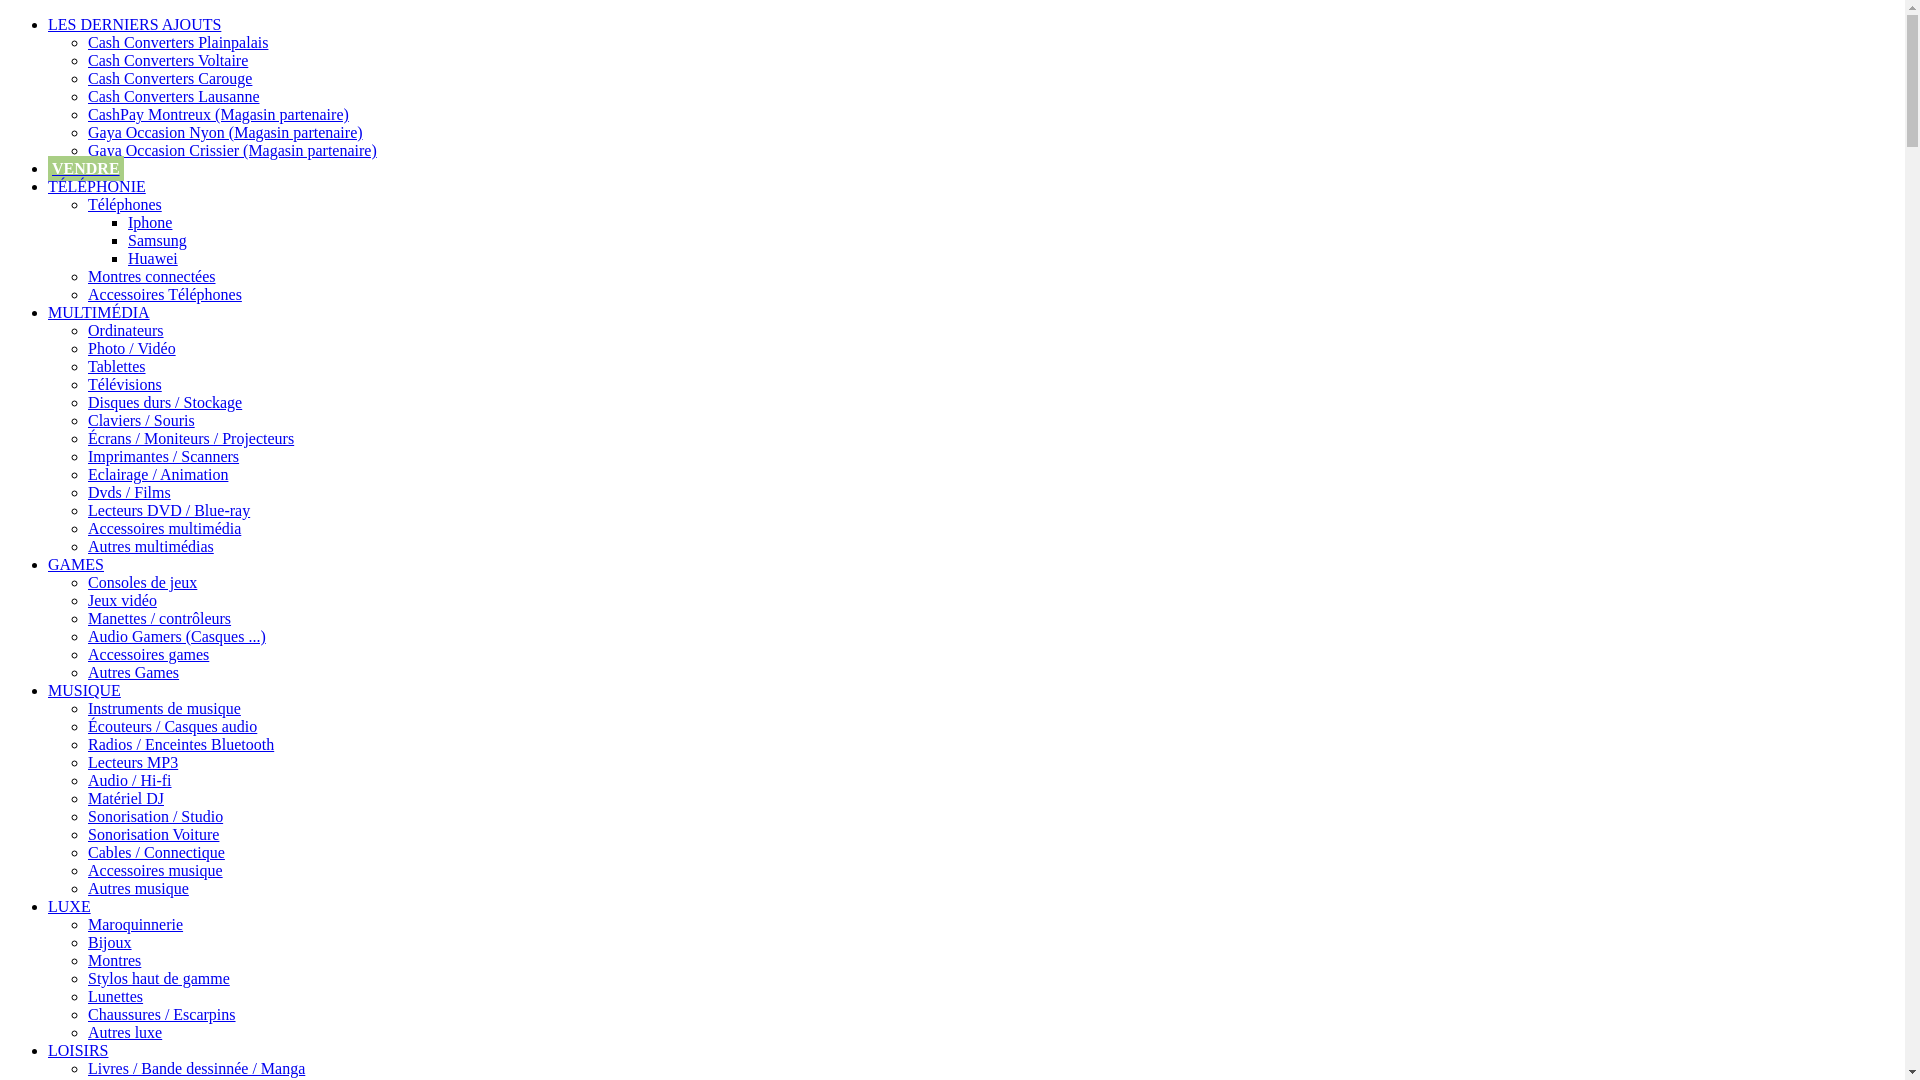  Describe the element at coordinates (48, 24) in the screenshot. I see `'LES DERNIERS AJOUTS'` at that location.